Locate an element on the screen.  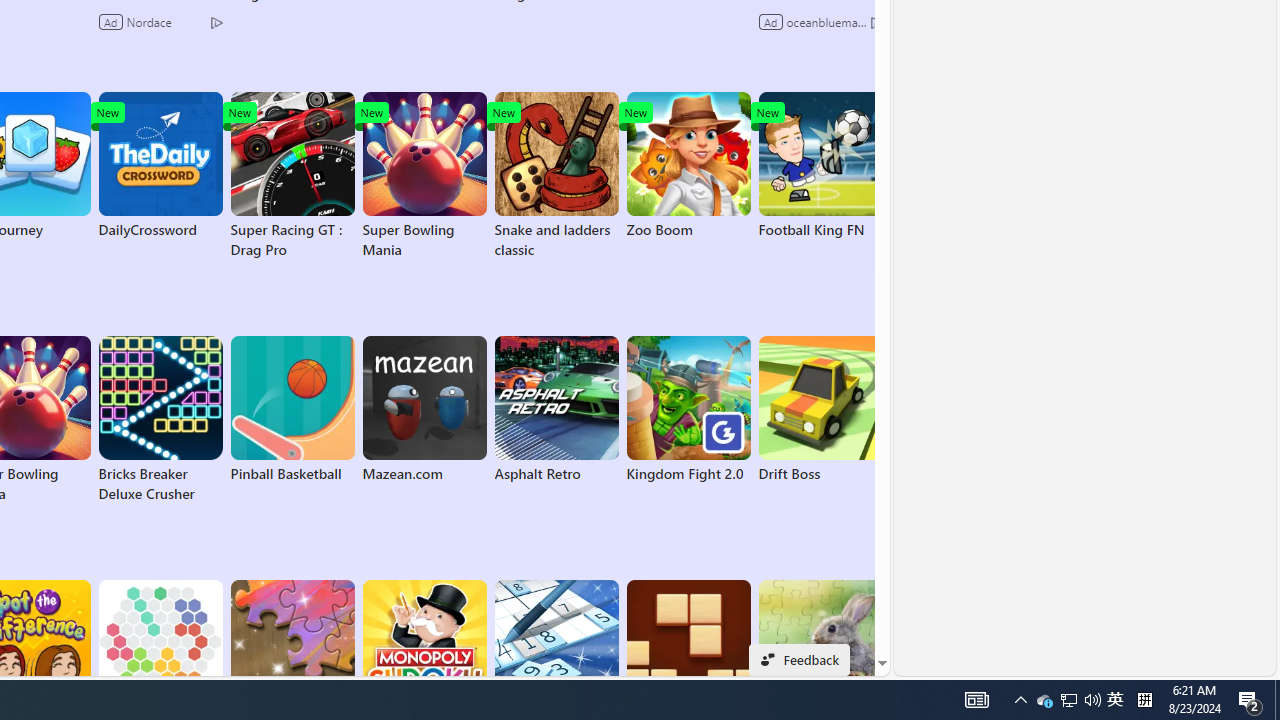
'Super Racing GT : Drag Pro' is located at coordinates (291, 175).